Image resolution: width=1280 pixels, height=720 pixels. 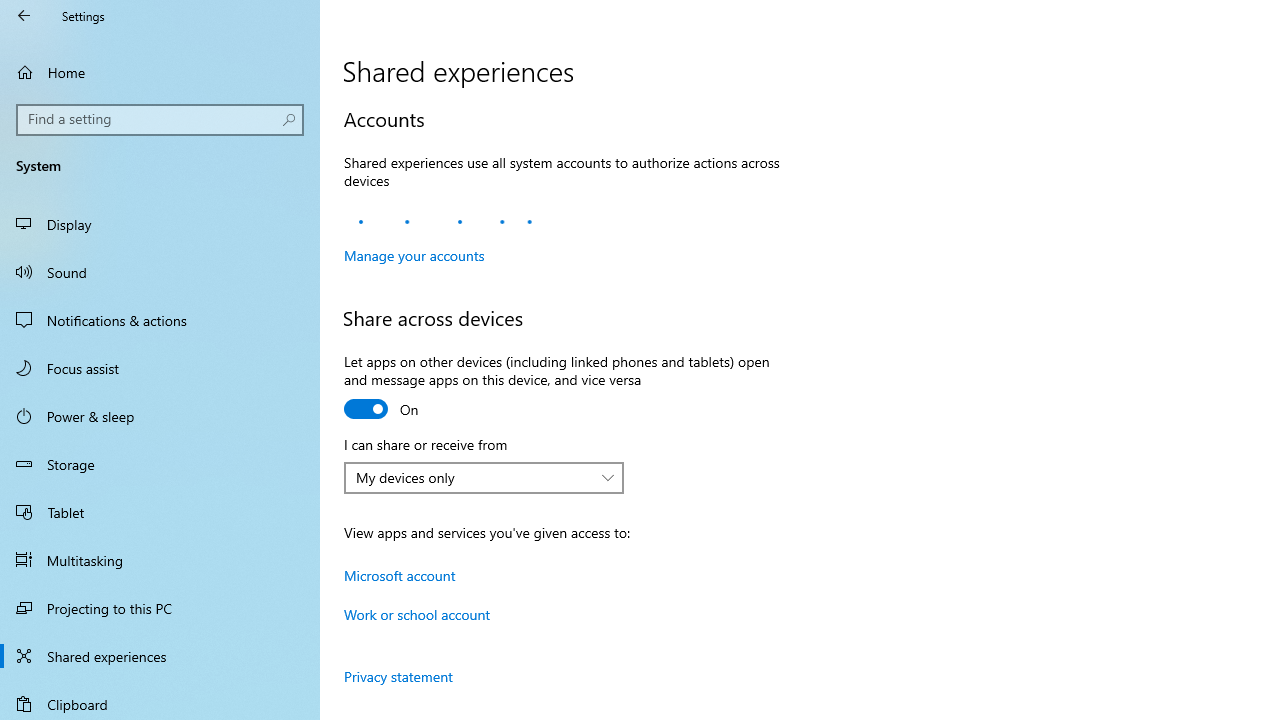 I want to click on 'Back', so click(x=24, y=15).